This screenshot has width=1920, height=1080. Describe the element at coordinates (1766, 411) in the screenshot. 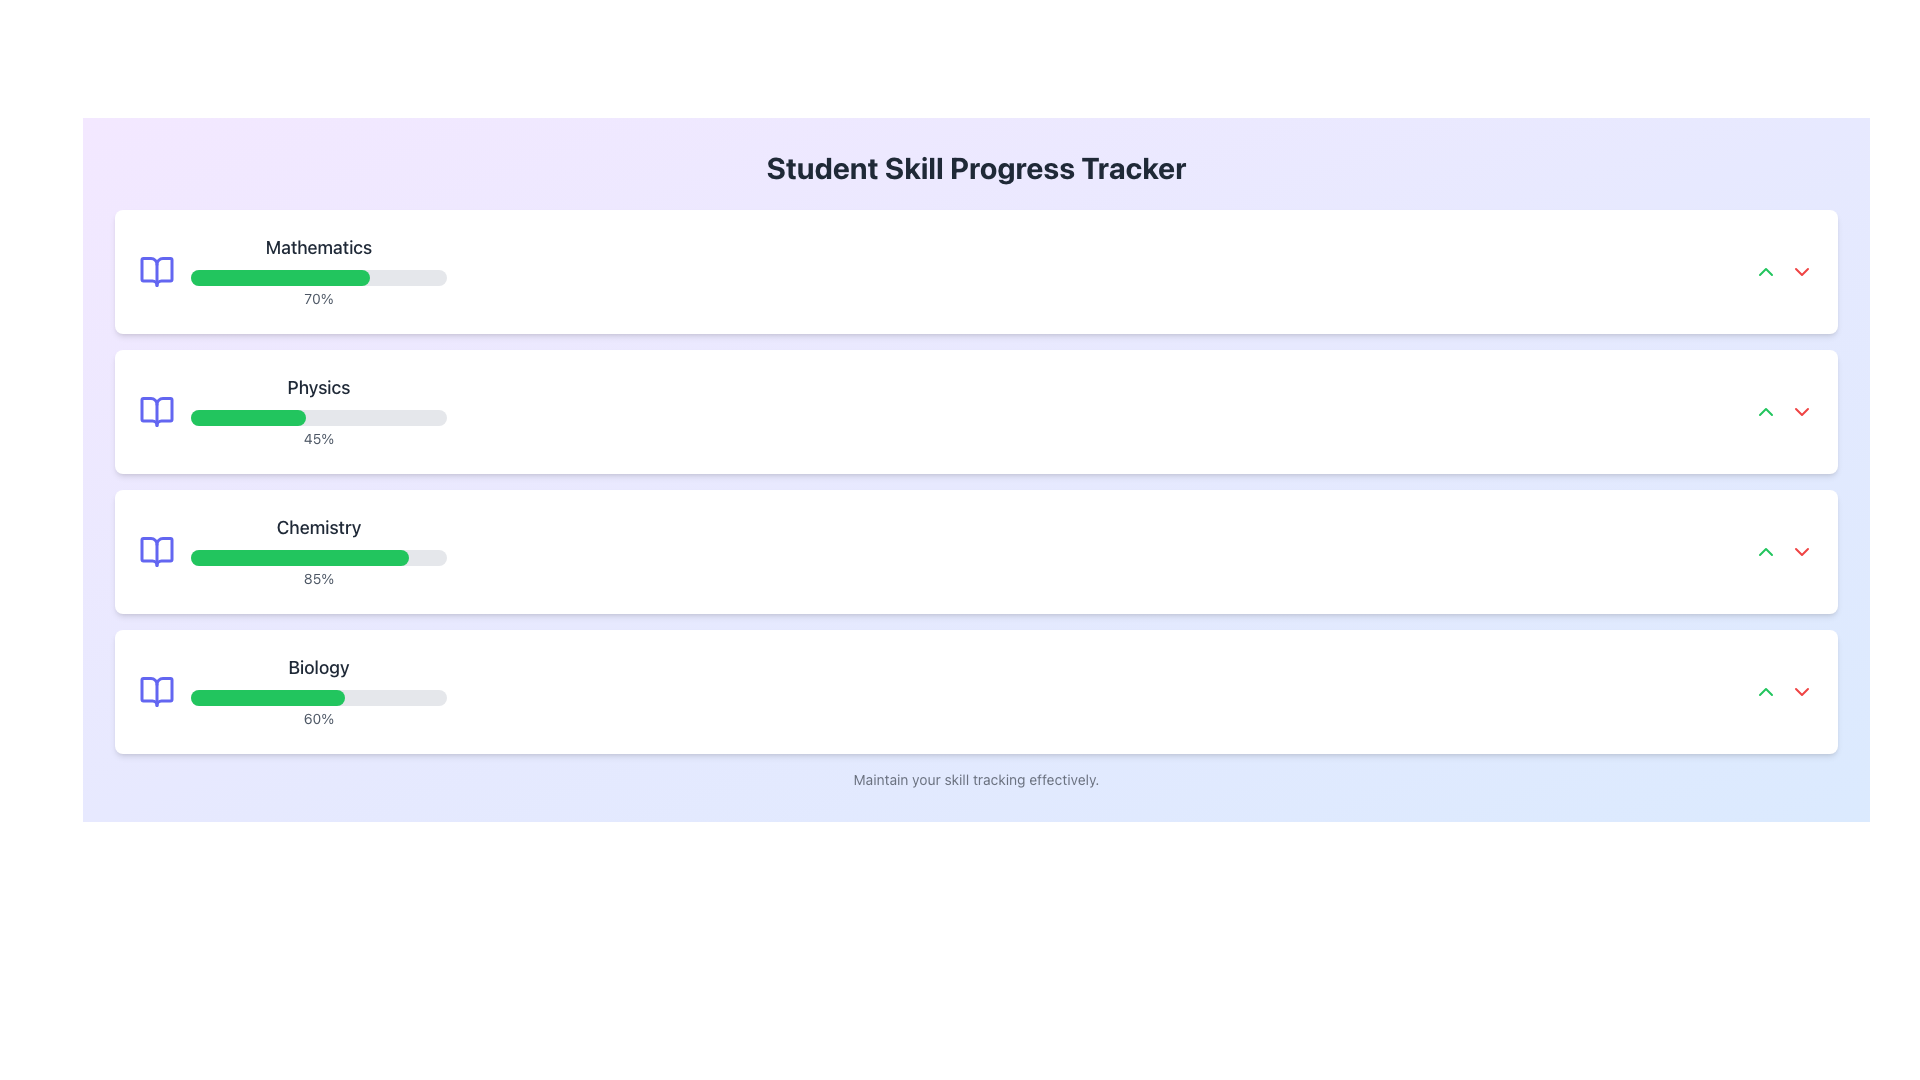

I see `the green upward-pointing chevron icon located to the right of the 'Physics' progress bar` at that location.